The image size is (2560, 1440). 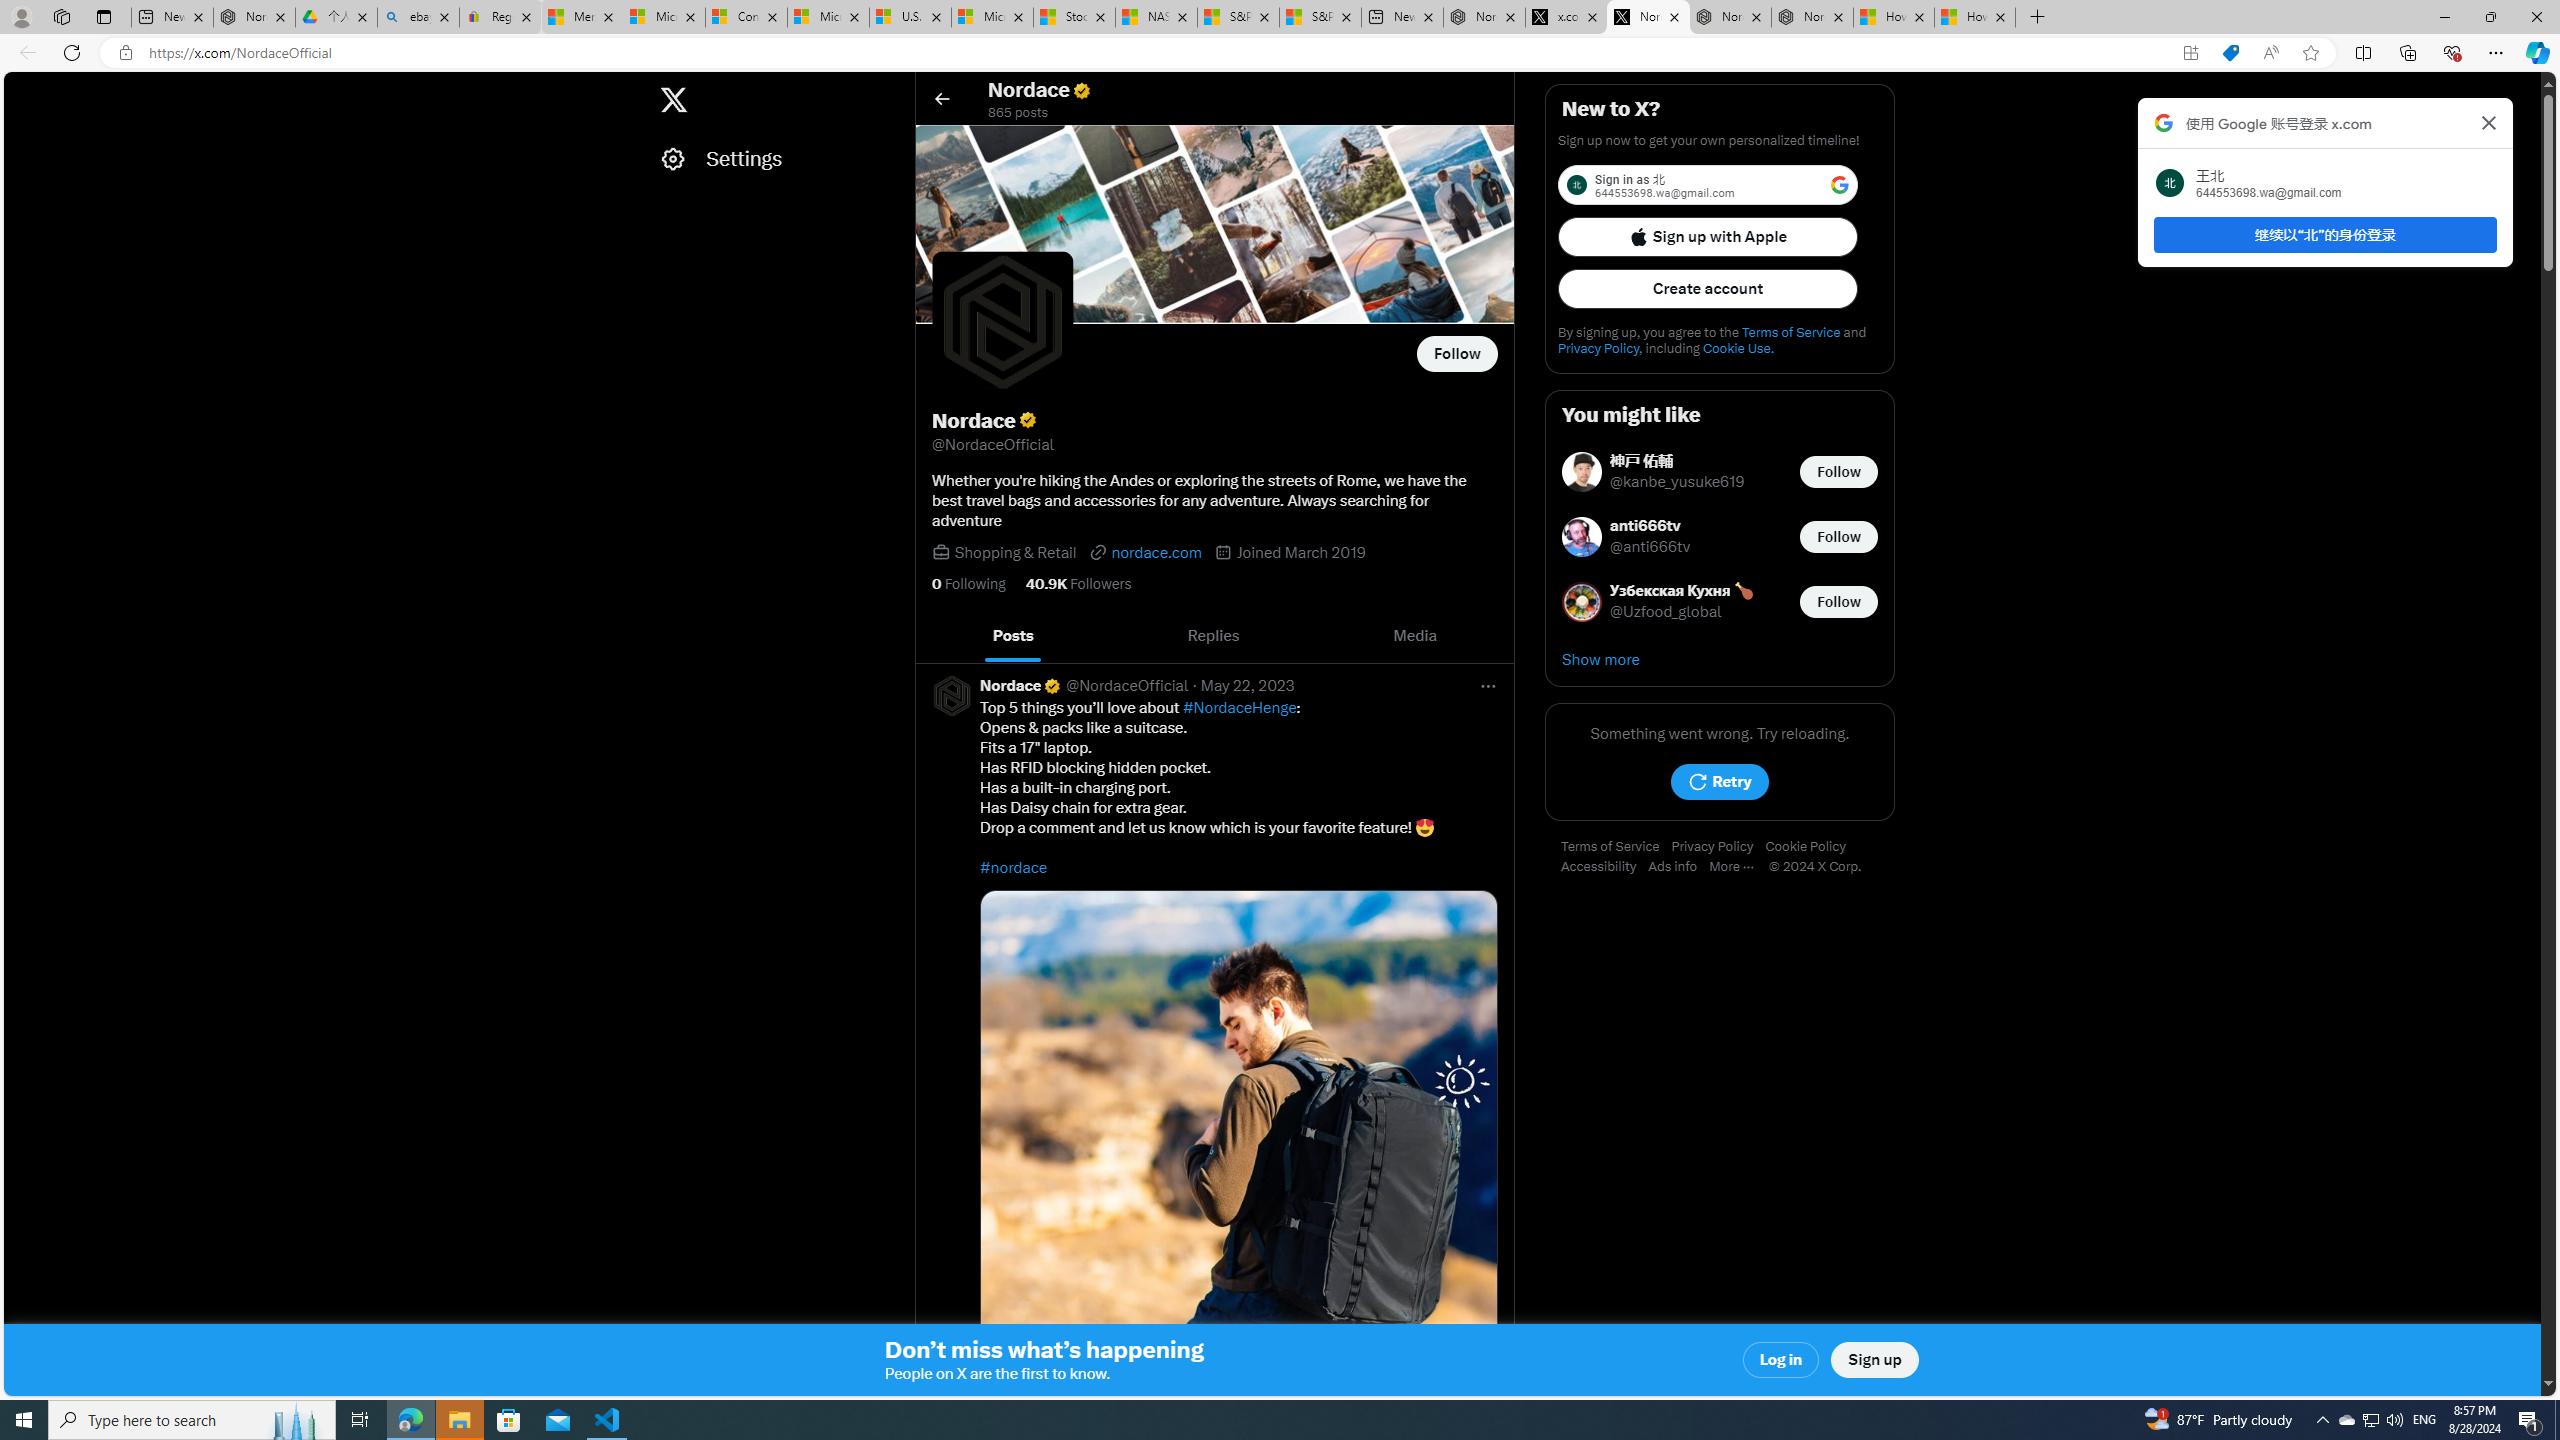 I want to click on 'nordace.com', so click(x=1145, y=551).